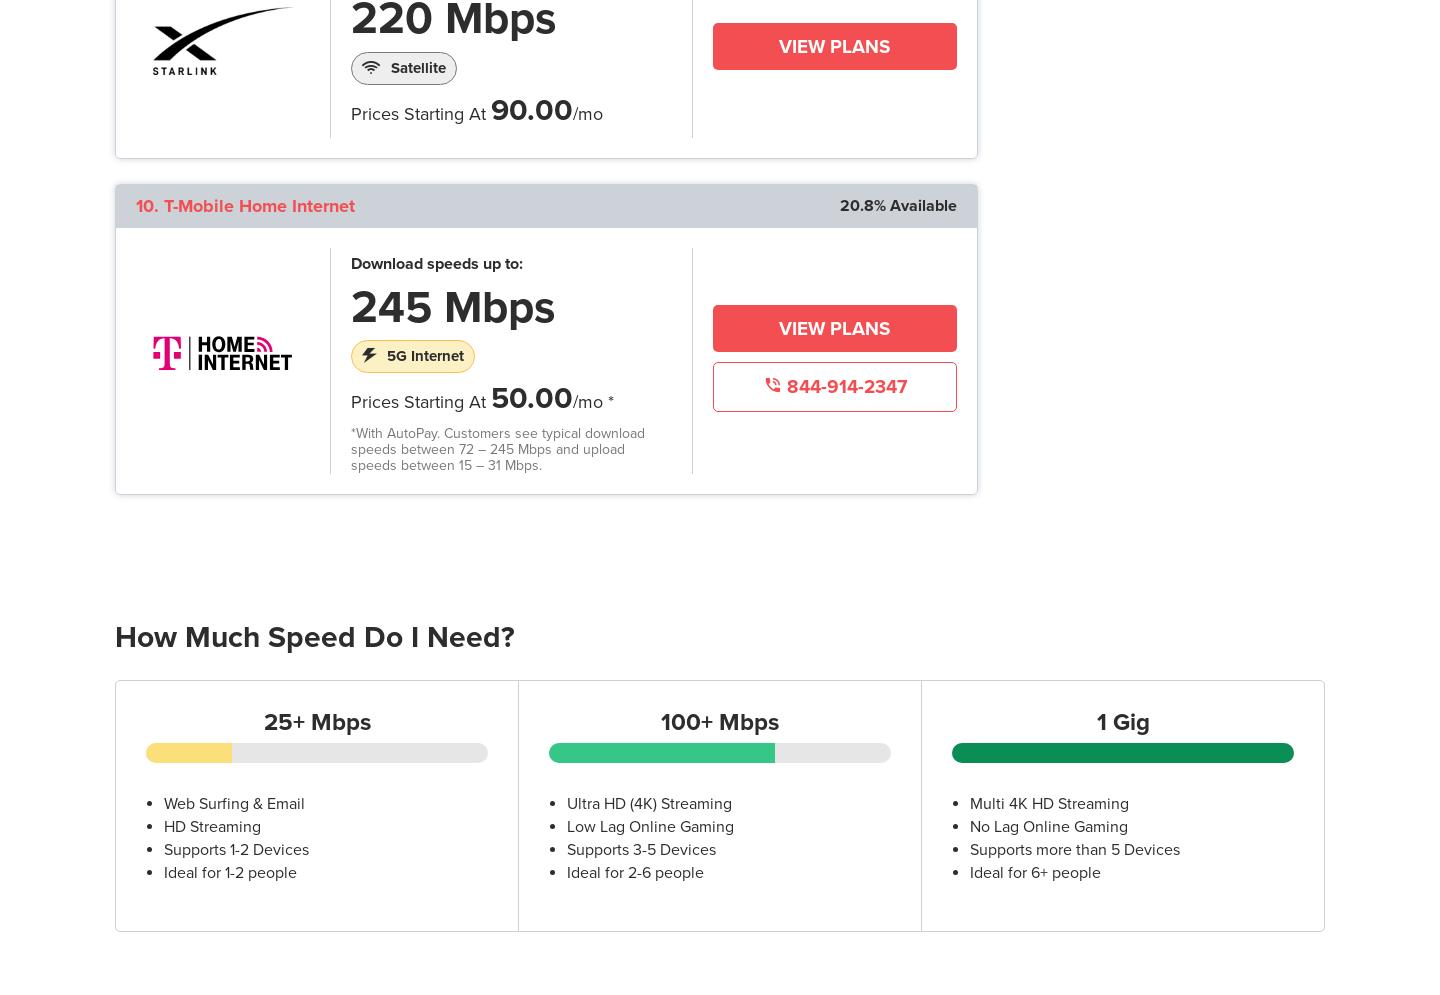  I want to click on 'No Lag Online Gaming', so click(1048, 825).